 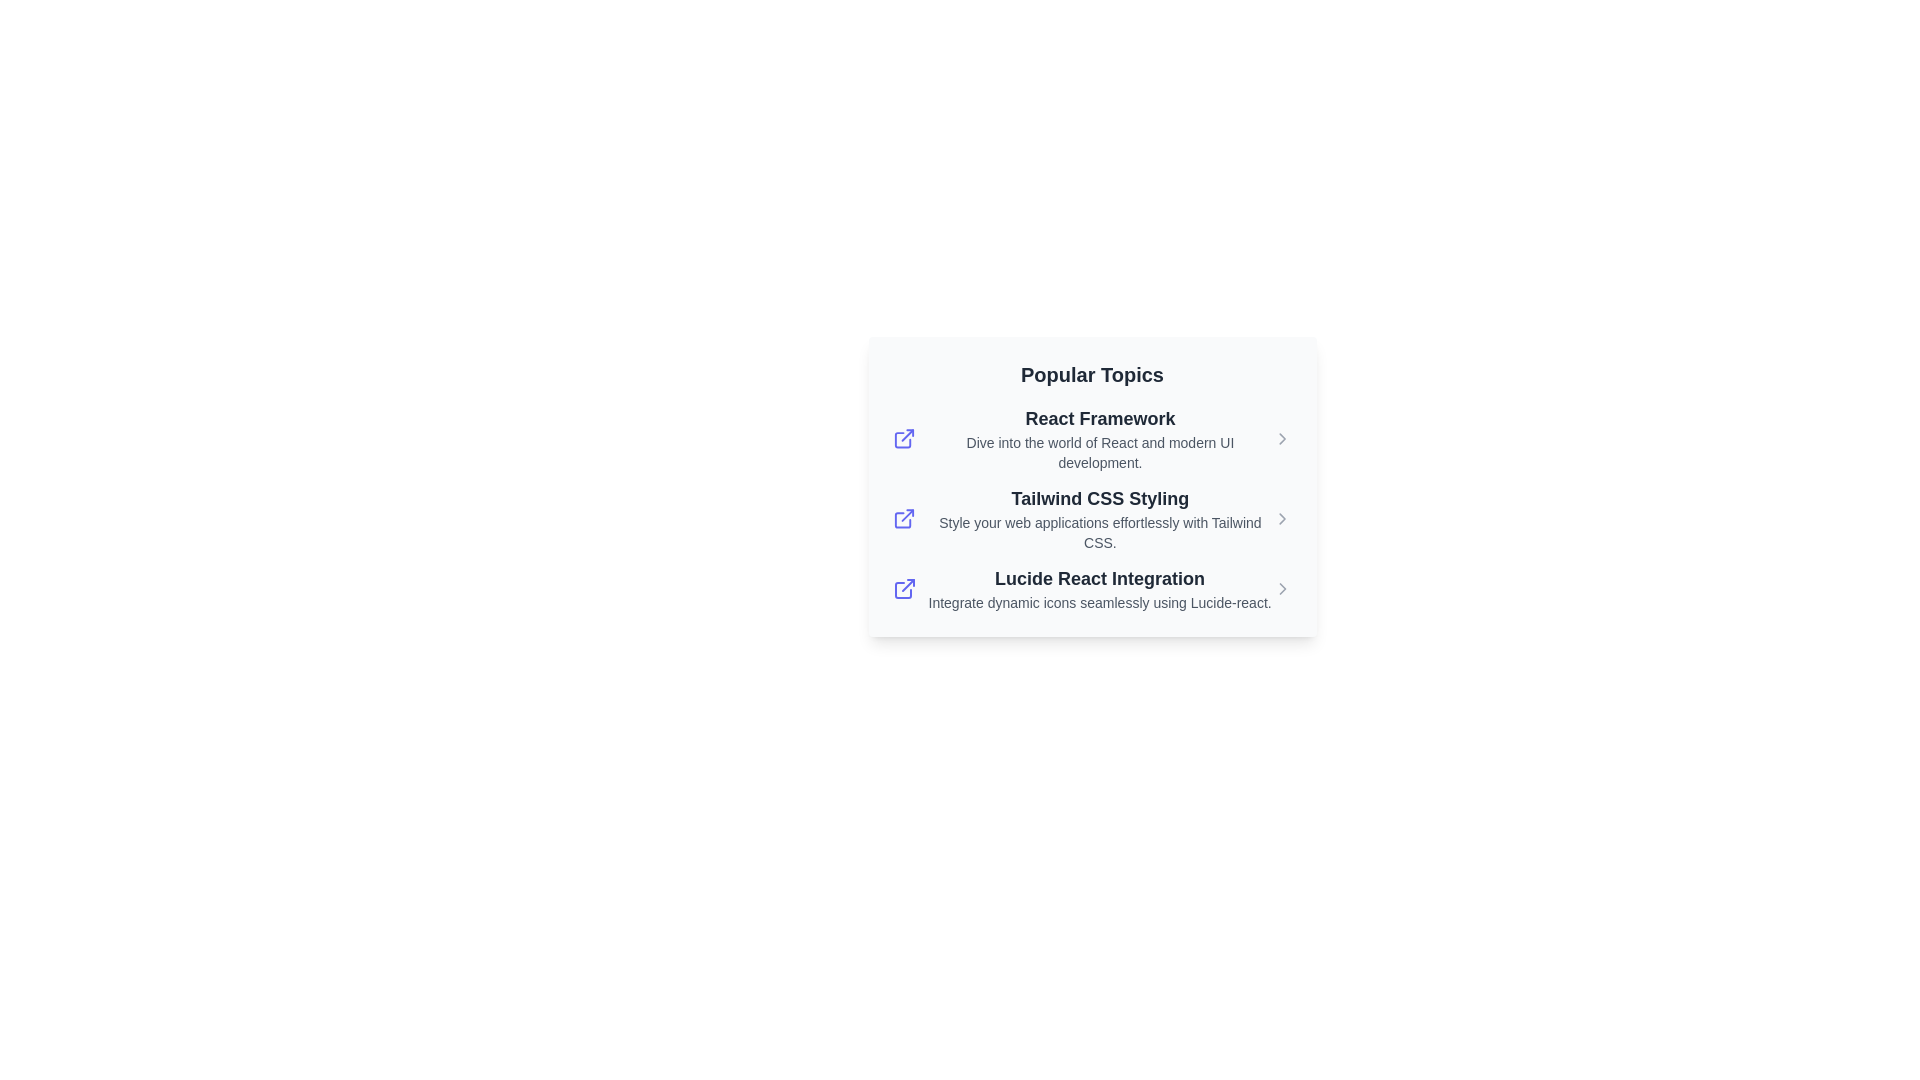 I want to click on the Chevron icon indicating navigation for 'Lucide React Integration', so click(x=1282, y=588).